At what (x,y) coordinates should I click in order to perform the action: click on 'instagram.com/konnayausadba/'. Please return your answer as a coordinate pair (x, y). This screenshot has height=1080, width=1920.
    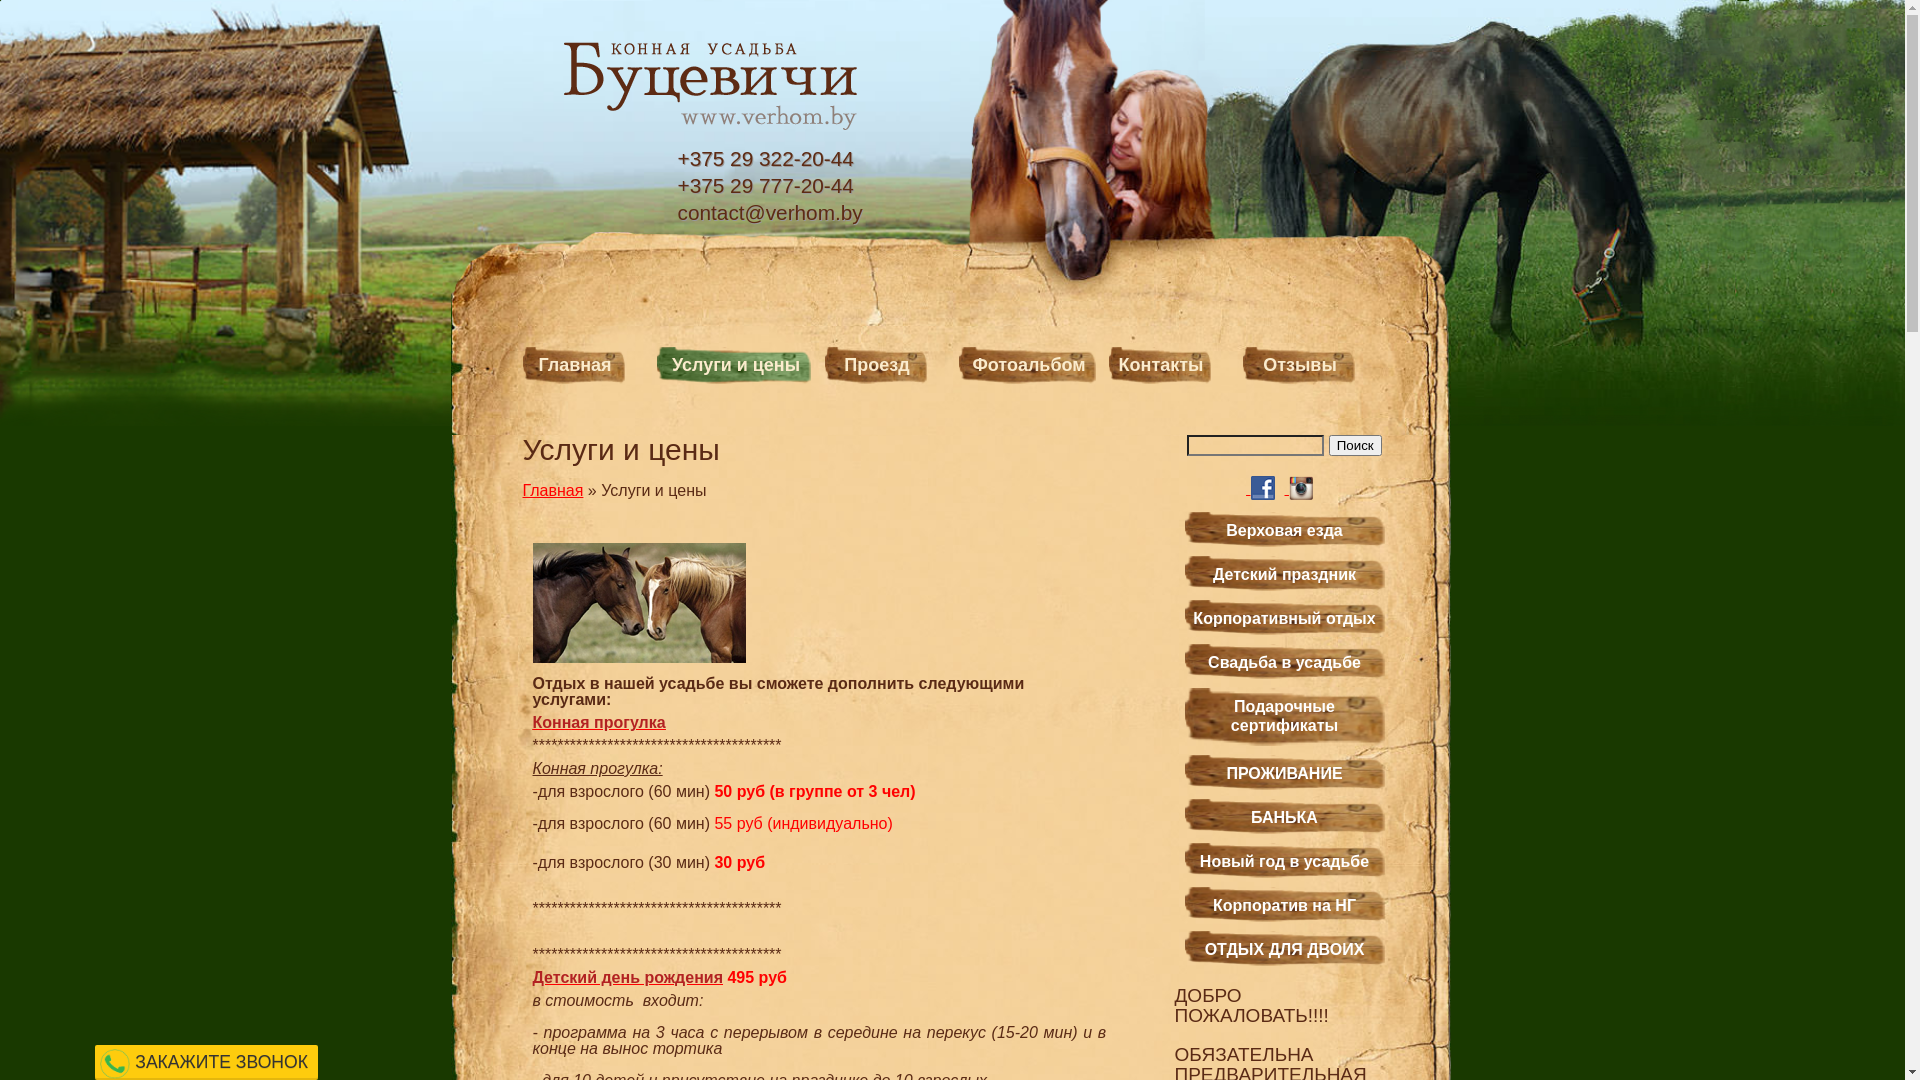
    Looking at the image, I should click on (1289, 488).